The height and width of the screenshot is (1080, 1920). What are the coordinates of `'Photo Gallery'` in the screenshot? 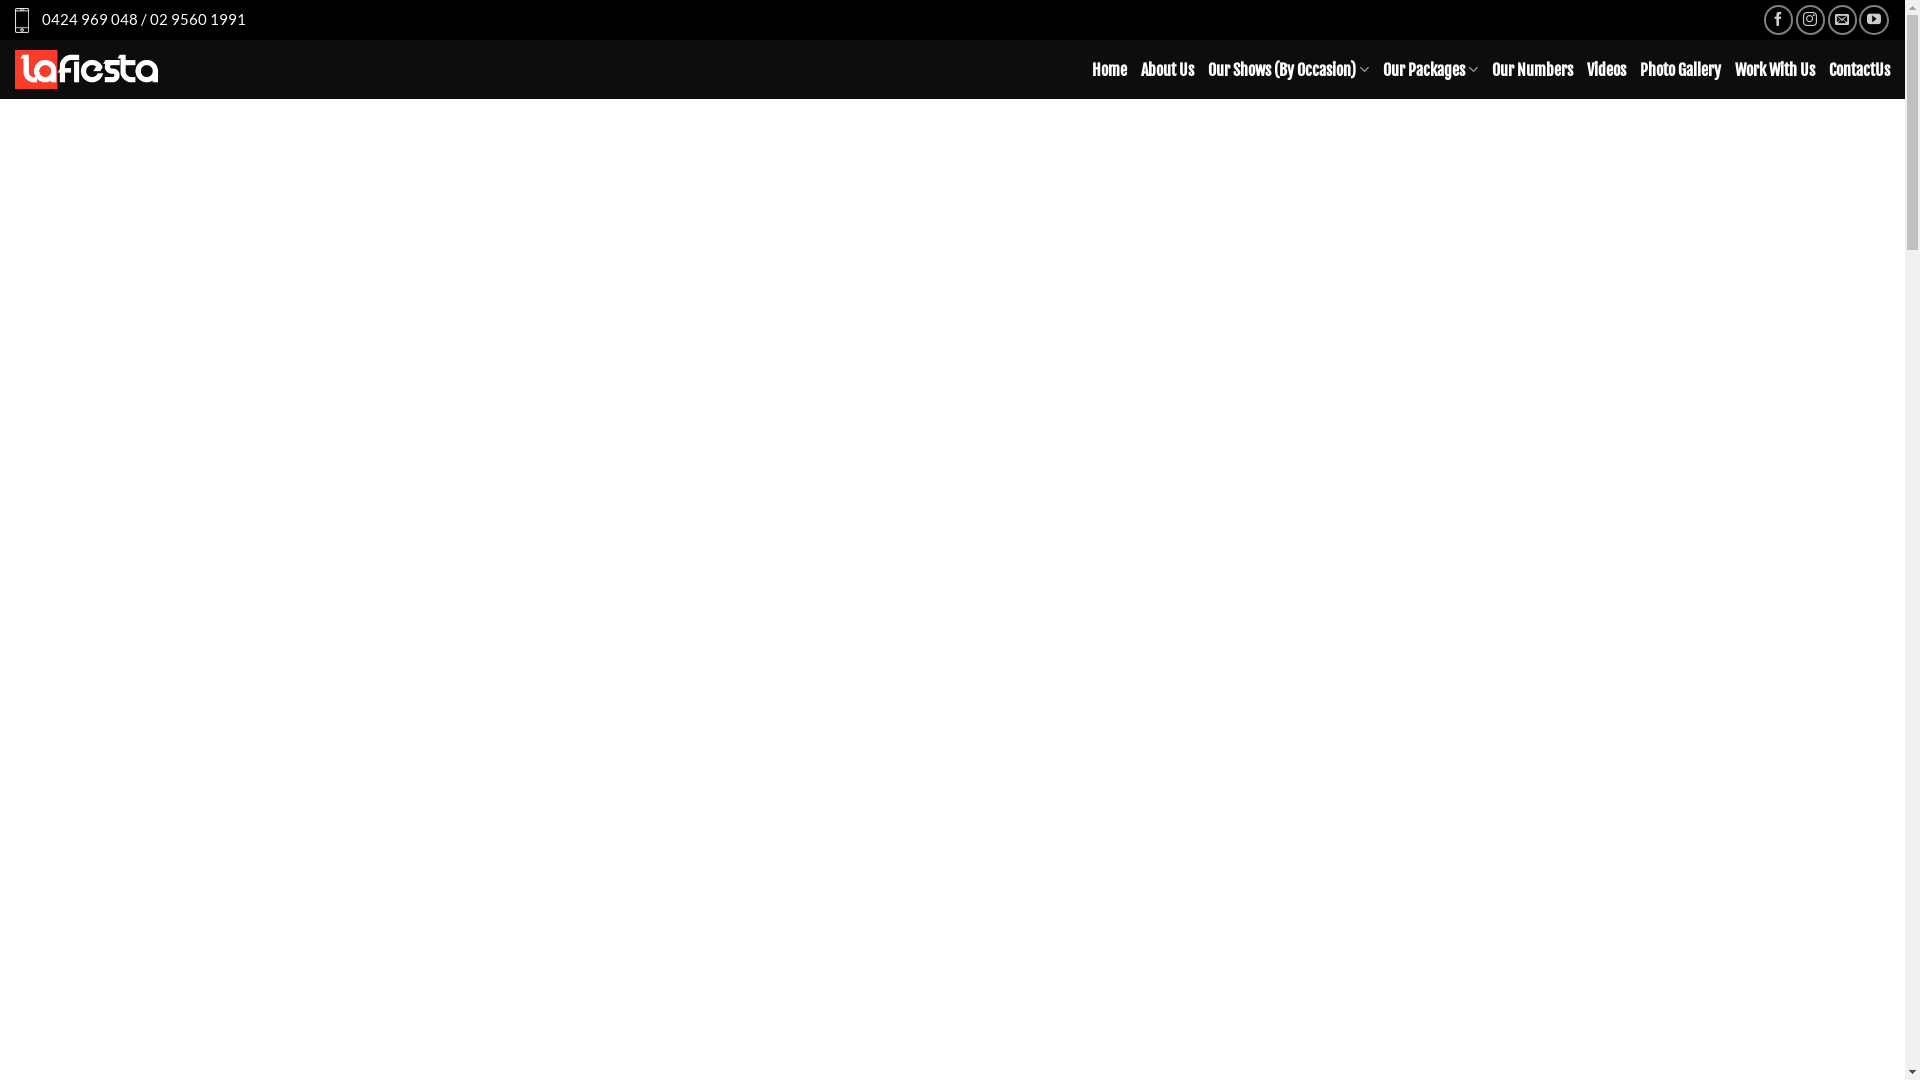 It's located at (1680, 68).